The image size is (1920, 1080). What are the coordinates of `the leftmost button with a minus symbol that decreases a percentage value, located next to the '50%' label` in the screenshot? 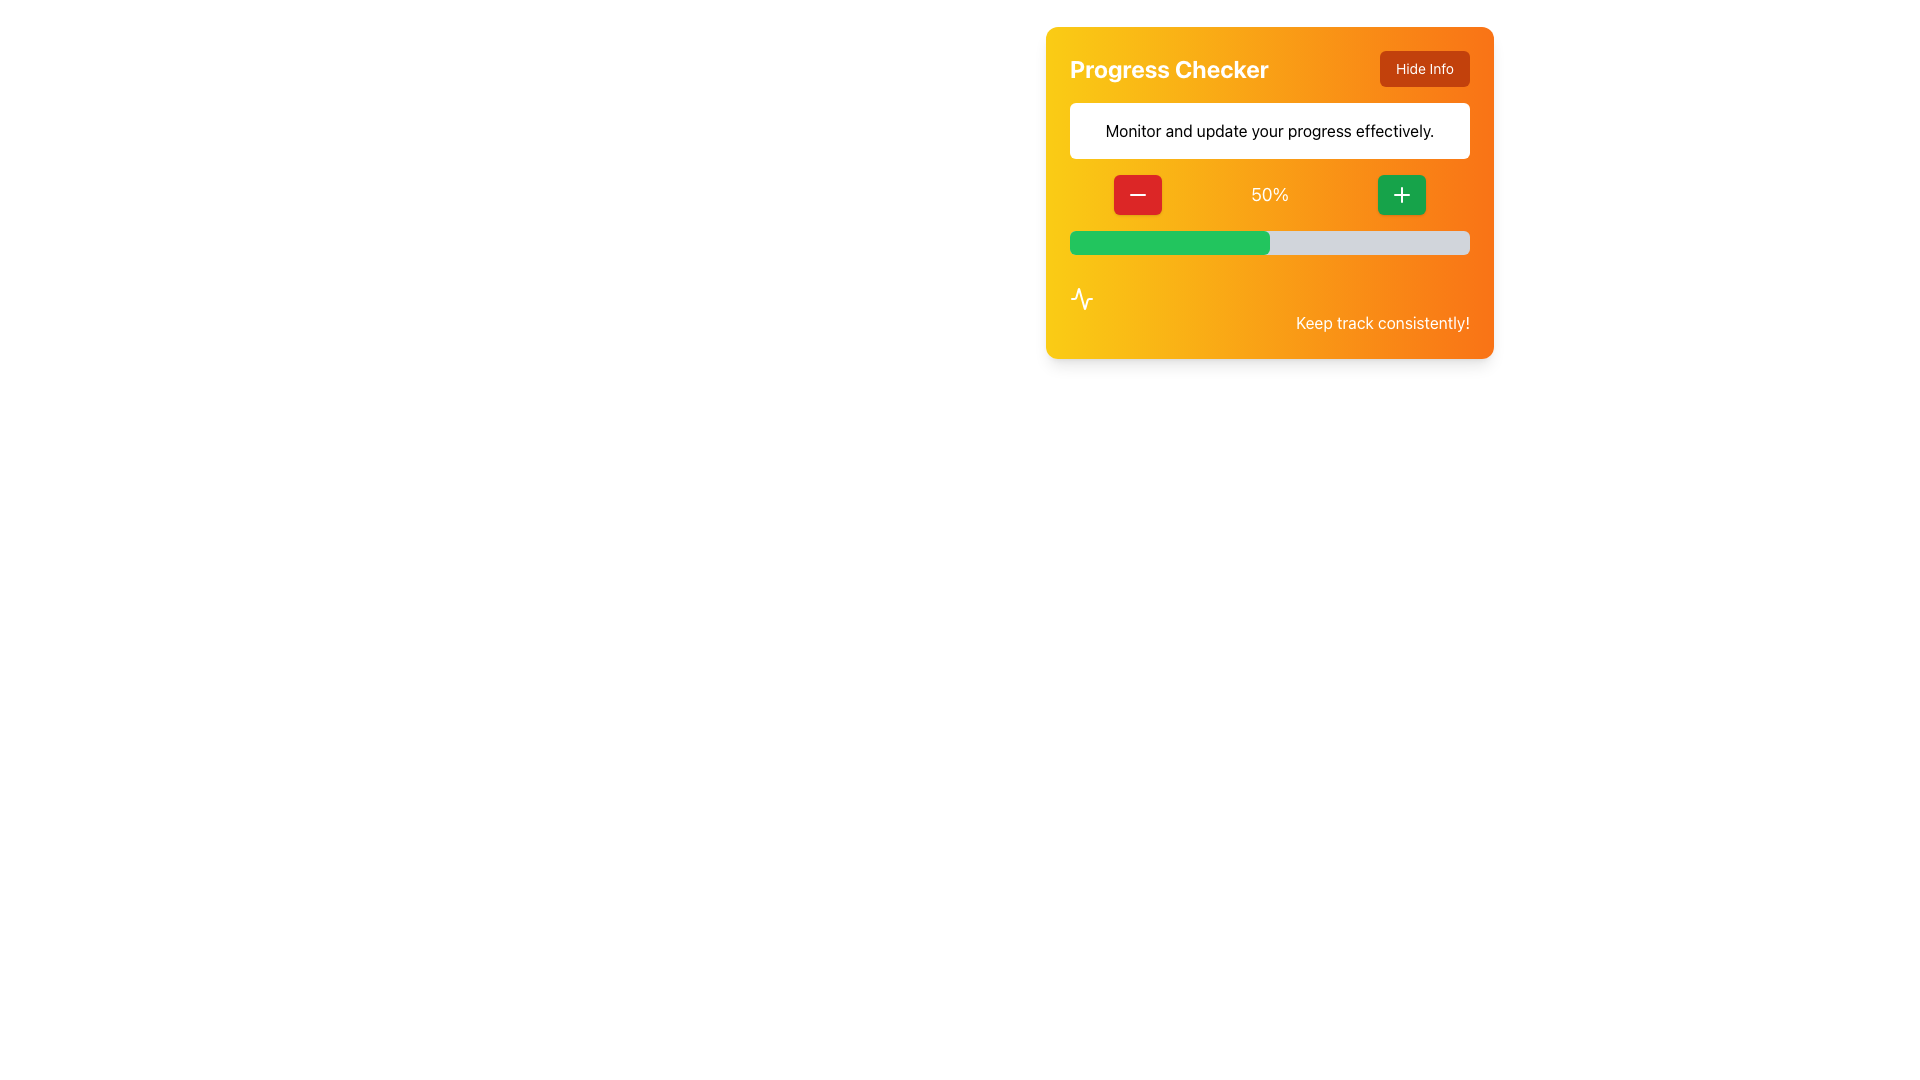 It's located at (1138, 195).